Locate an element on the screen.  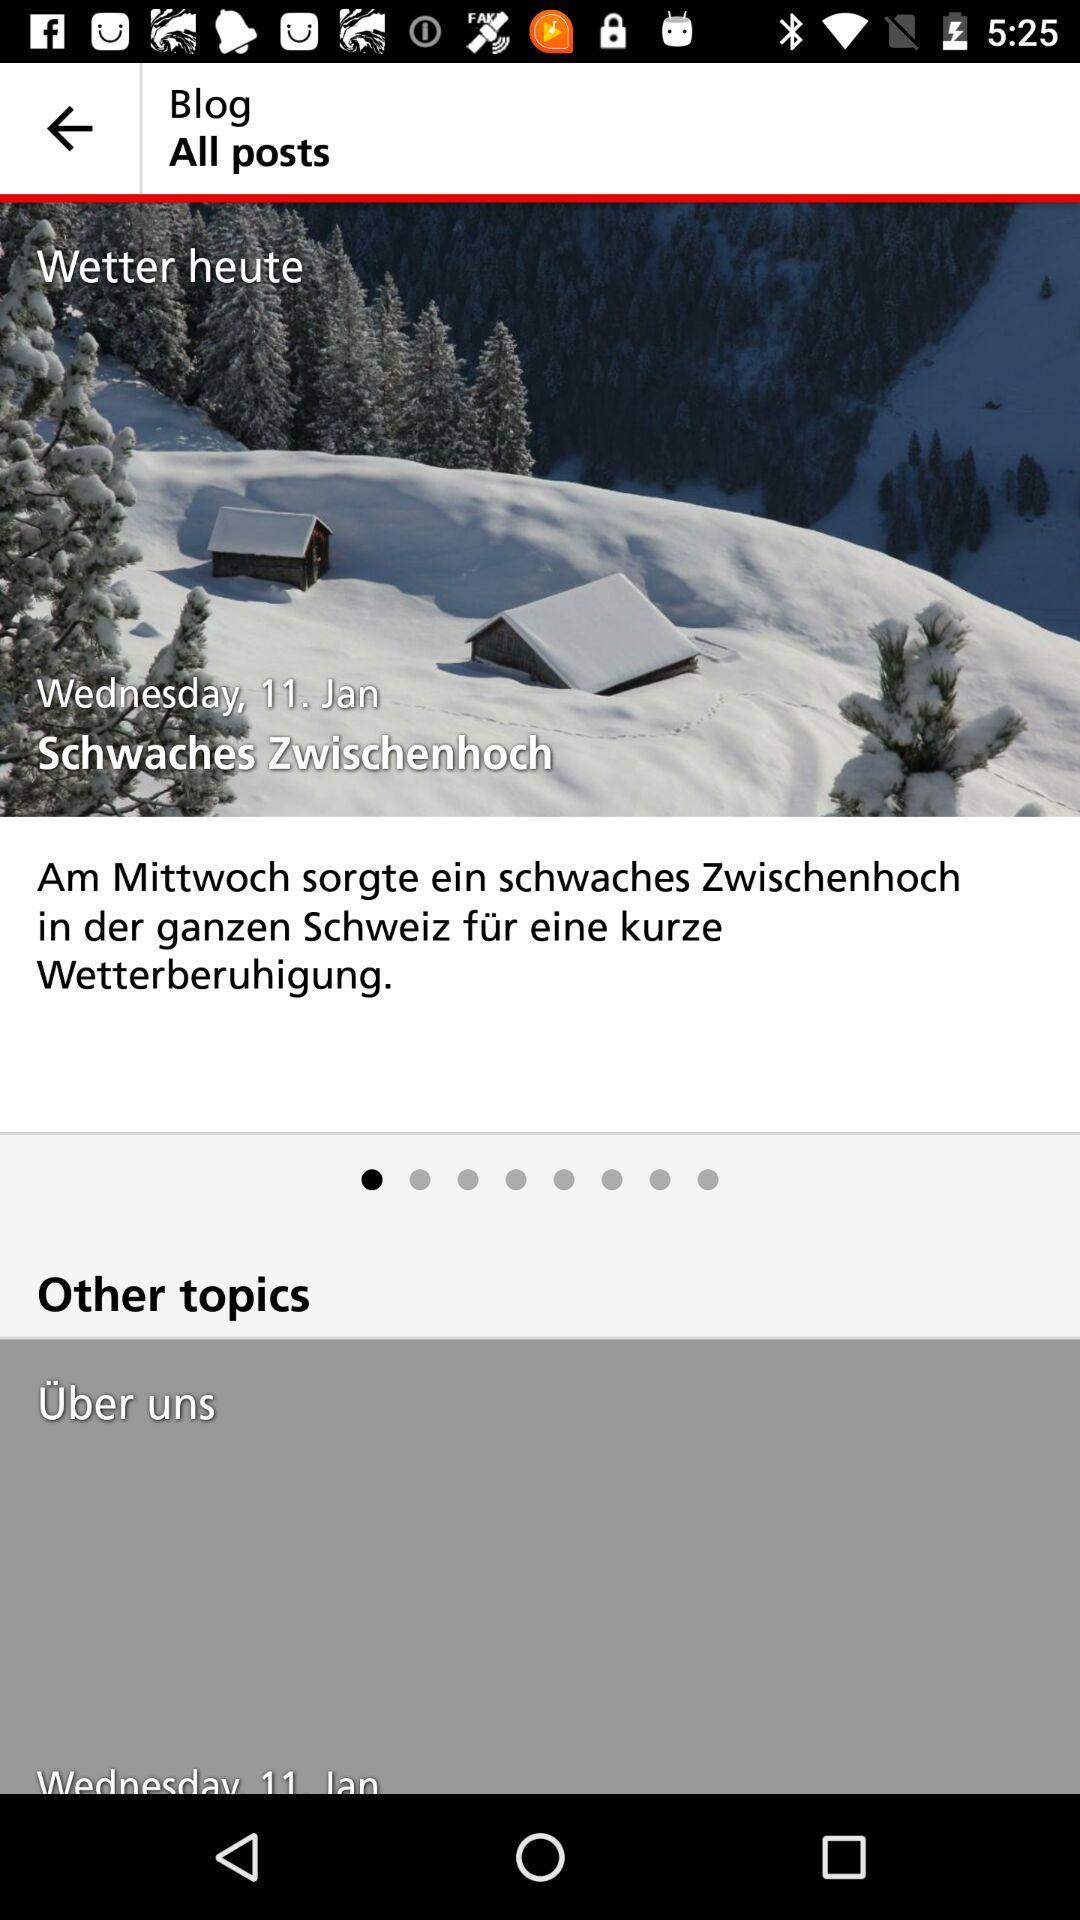
icon above other topics item is located at coordinates (515, 1179).